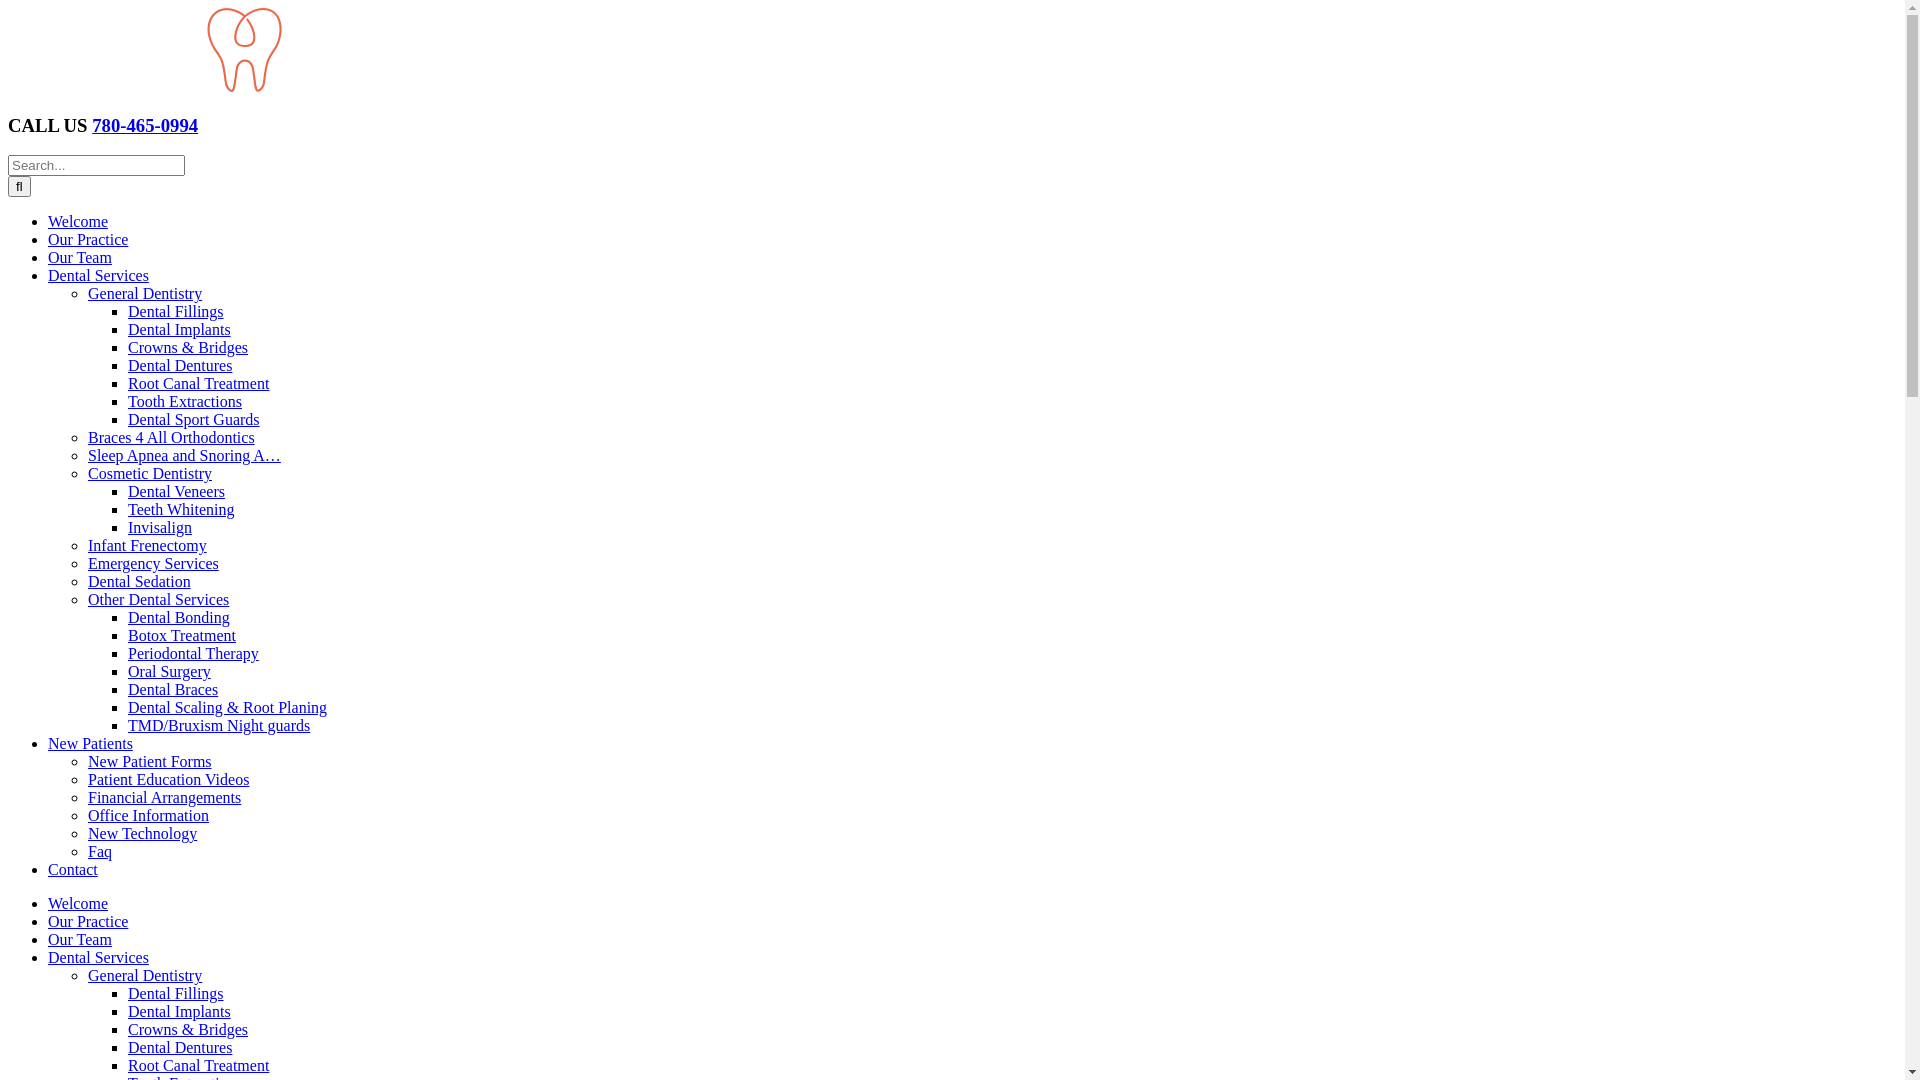 The image size is (1920, 1080). What do you see at coordinates (147, 815) in the screenshot?
I see `'Office Information'` at bounding box center [147, 815].